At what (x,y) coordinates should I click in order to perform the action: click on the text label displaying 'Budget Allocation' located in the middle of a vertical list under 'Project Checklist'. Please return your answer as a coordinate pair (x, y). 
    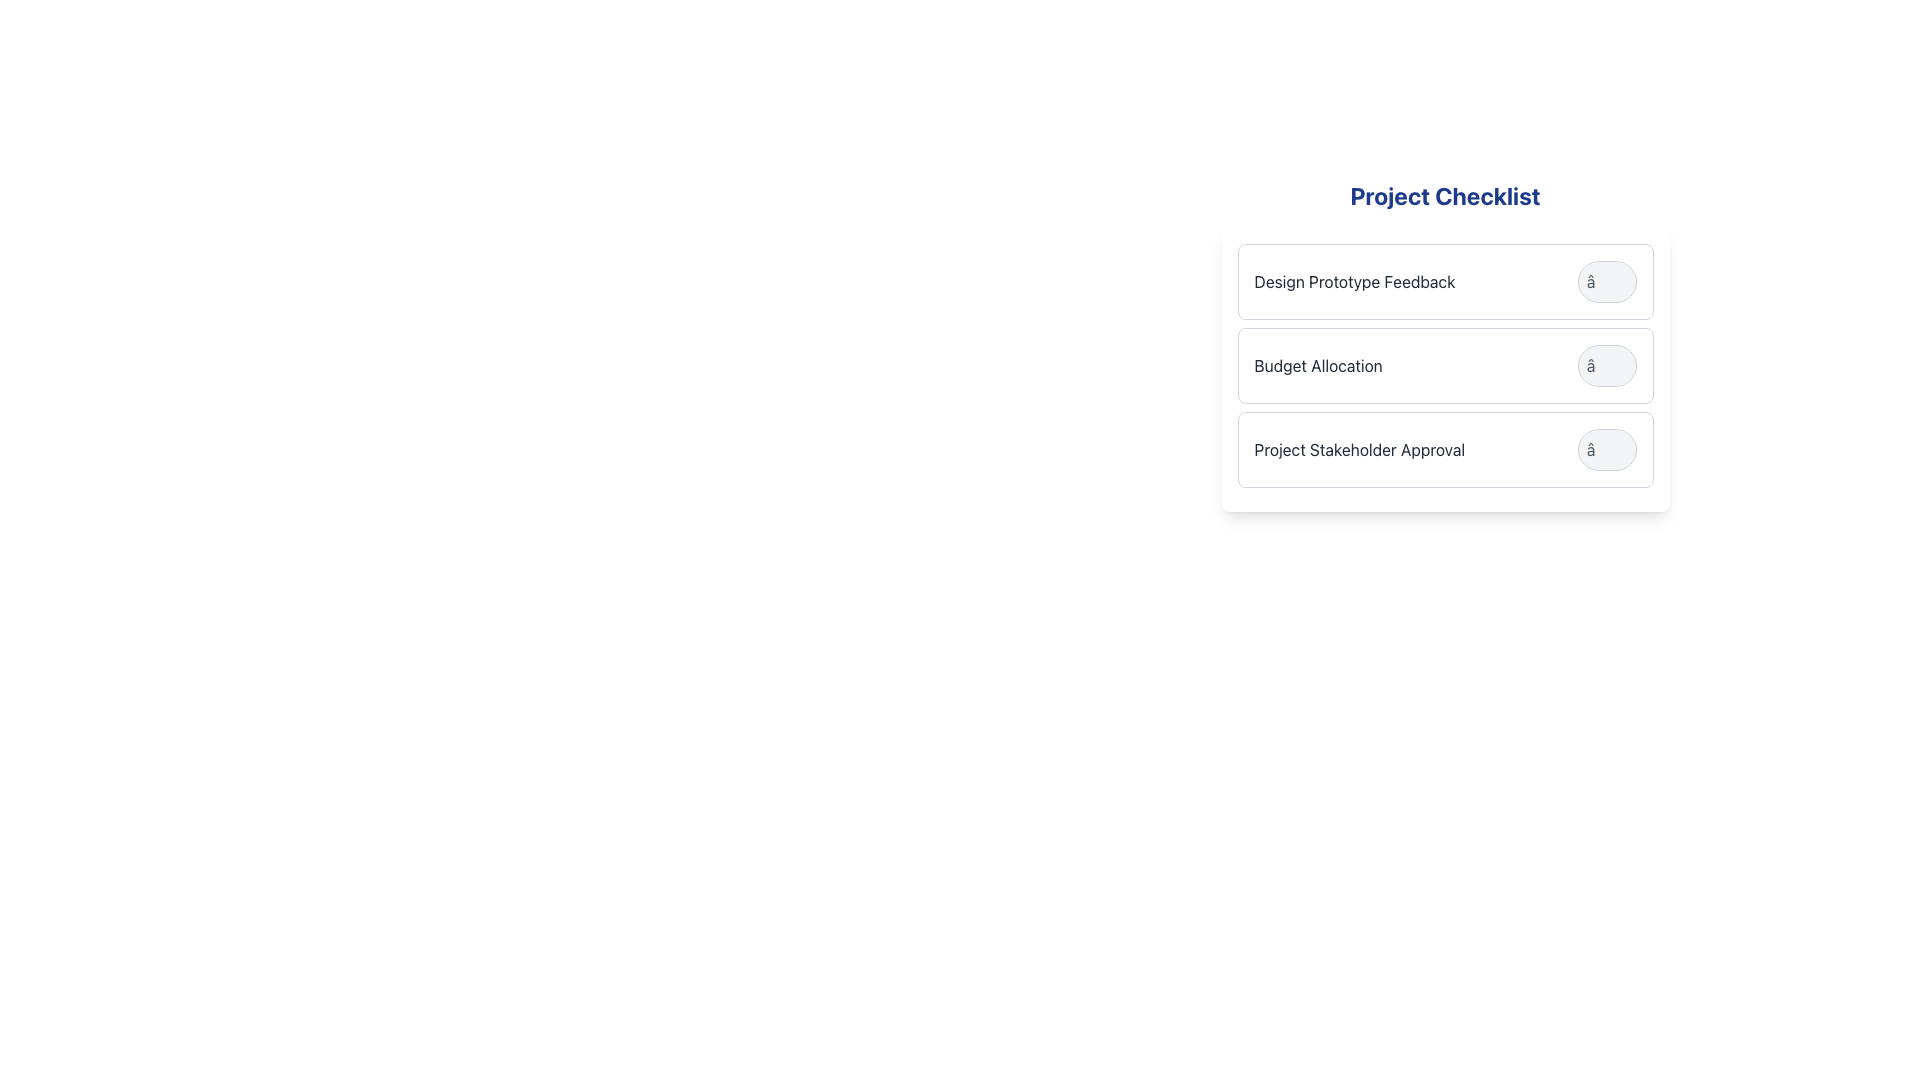
    Looking at the image, I should click on (1318, 366).